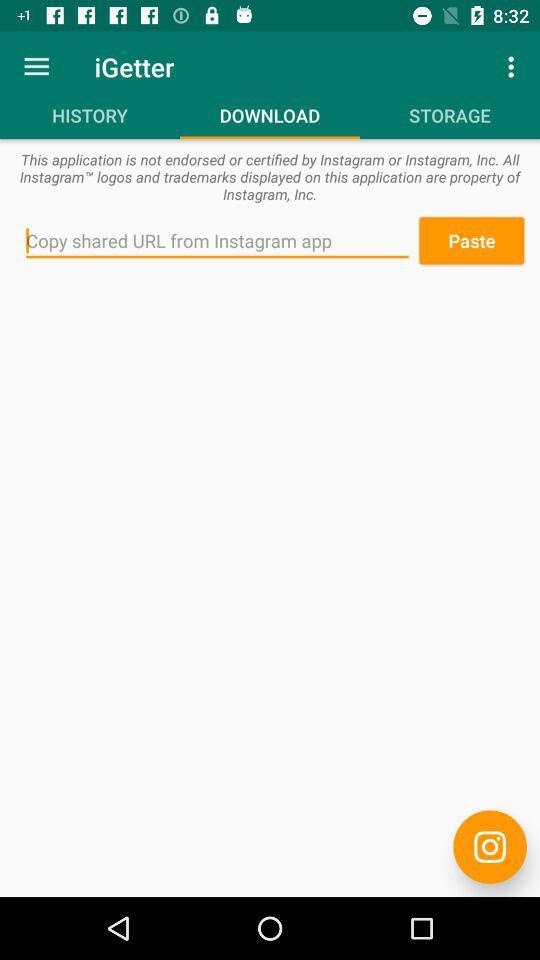 This screenshot has width=540, height=960. What do you see at coordinates (489, 846) in the screenshot?
I see `the item at the bottom right corner` at bounding box center [489, 846].